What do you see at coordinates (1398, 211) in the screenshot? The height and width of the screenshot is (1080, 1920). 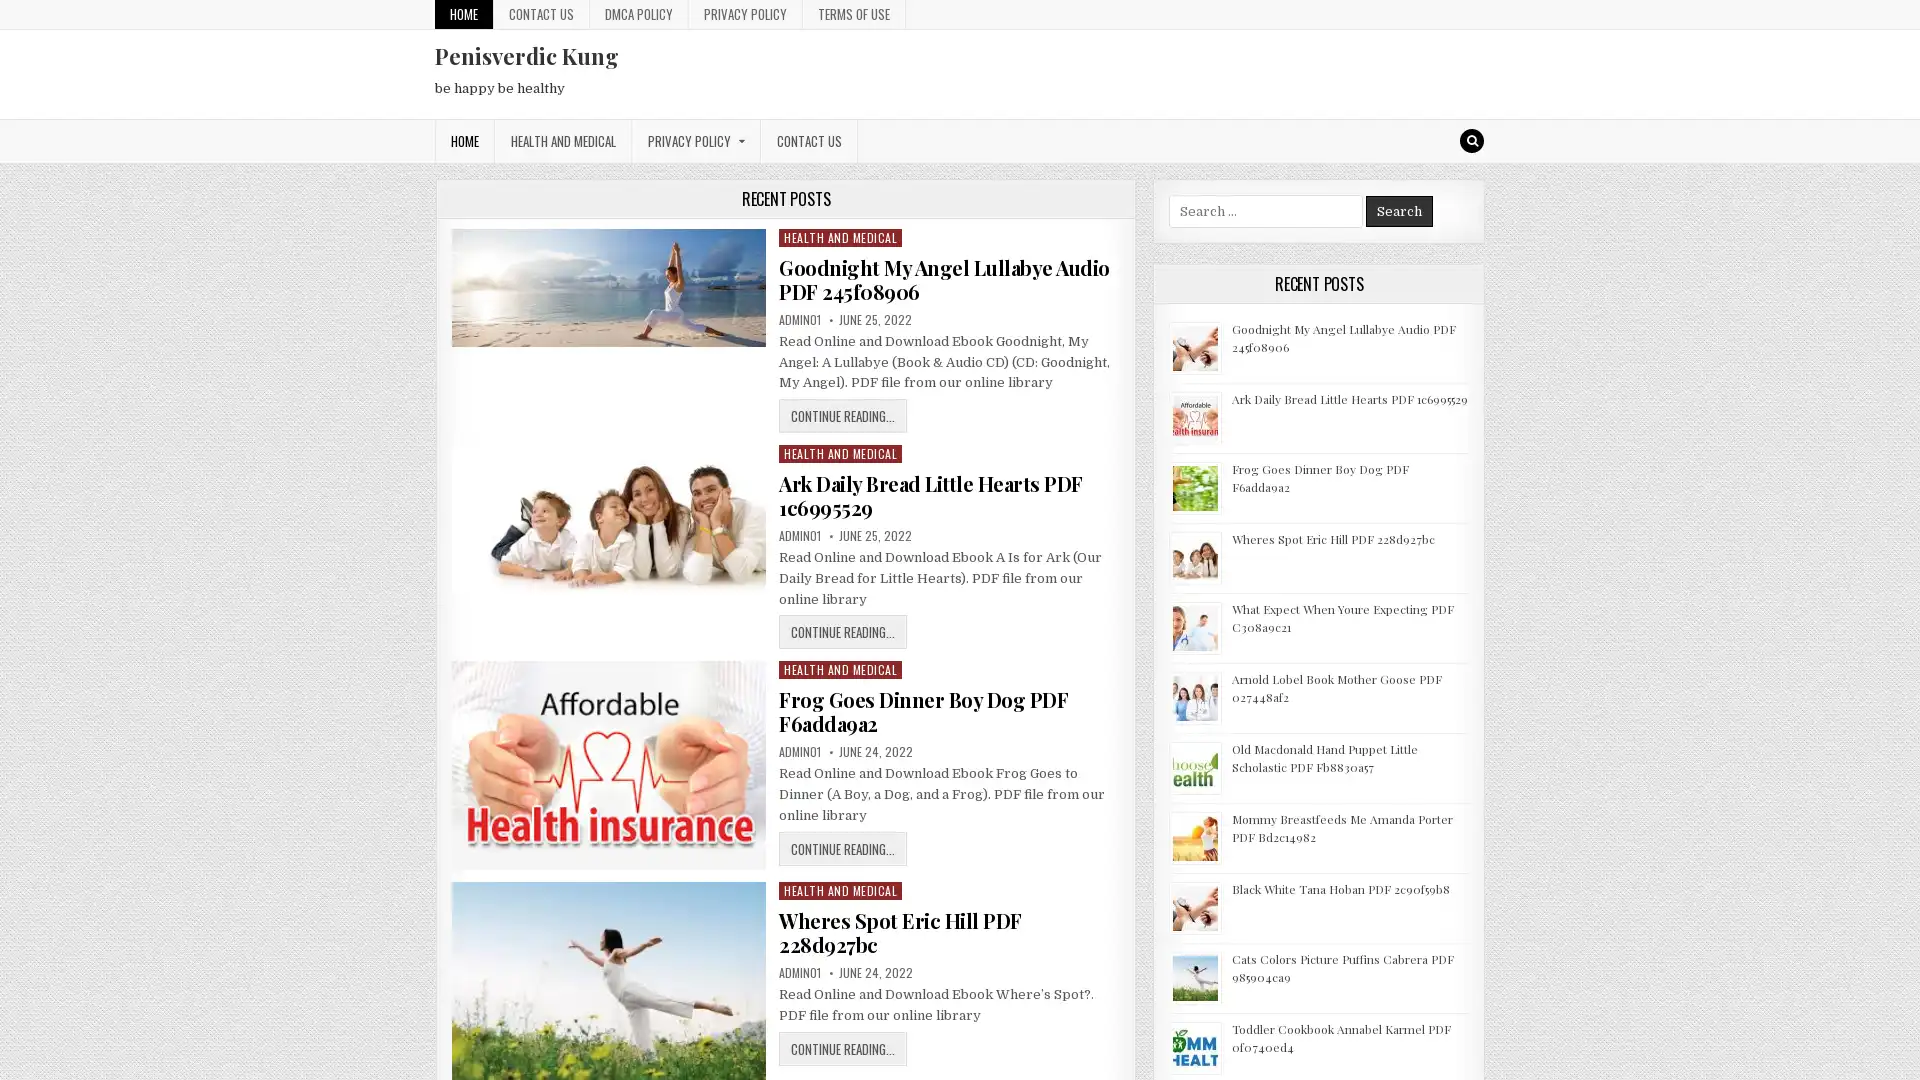 I see `Search` at bounding box center [1398, 211].